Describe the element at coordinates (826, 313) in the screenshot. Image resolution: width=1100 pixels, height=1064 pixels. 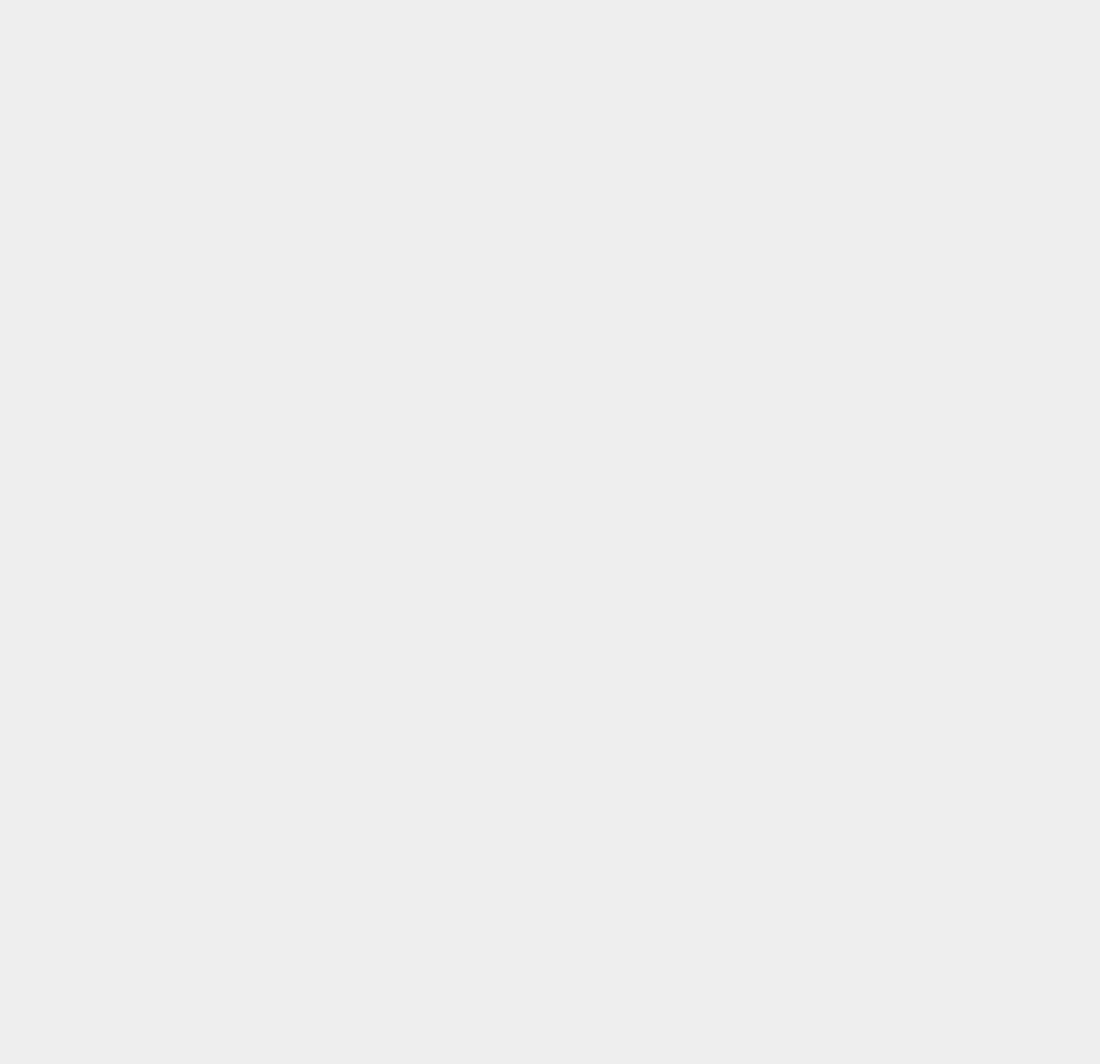
I see `'macOS Sonoma'` at that location.